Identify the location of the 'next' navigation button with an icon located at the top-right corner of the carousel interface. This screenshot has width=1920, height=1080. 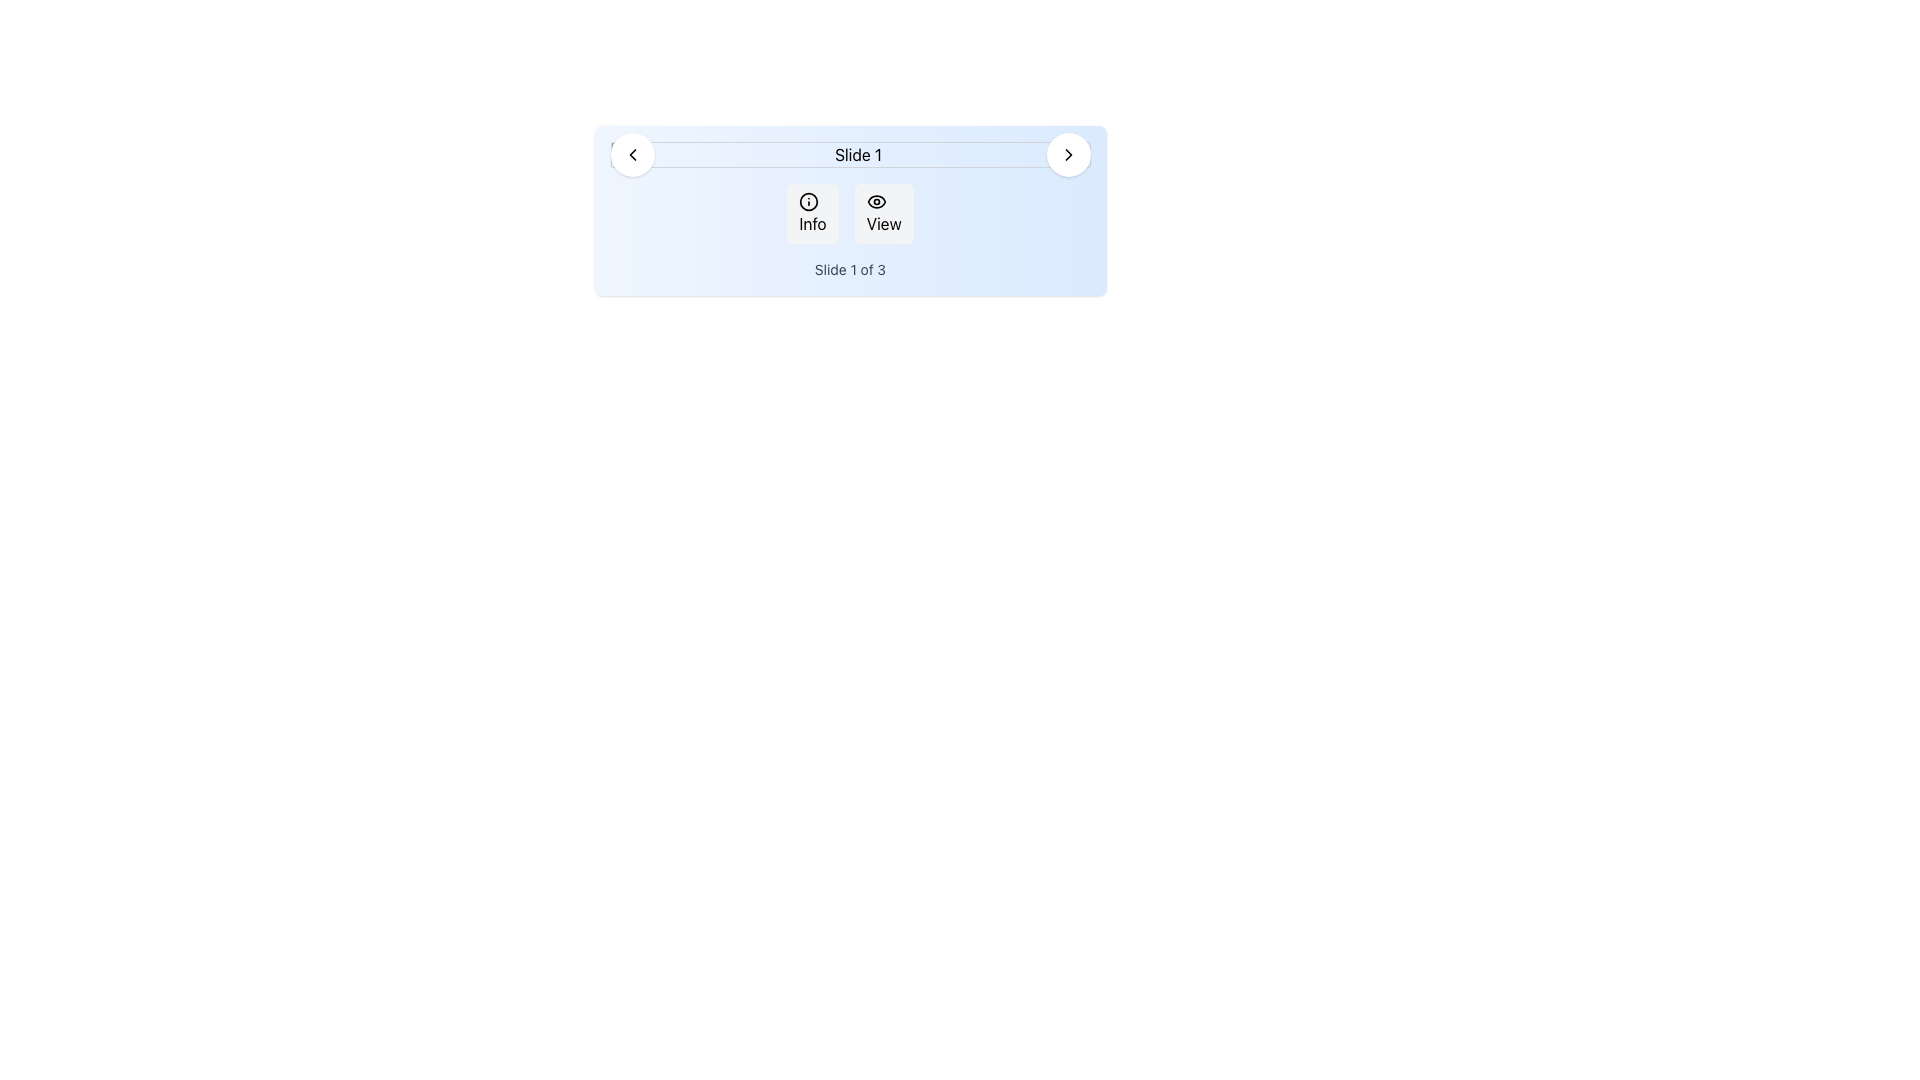
(1067, 153).